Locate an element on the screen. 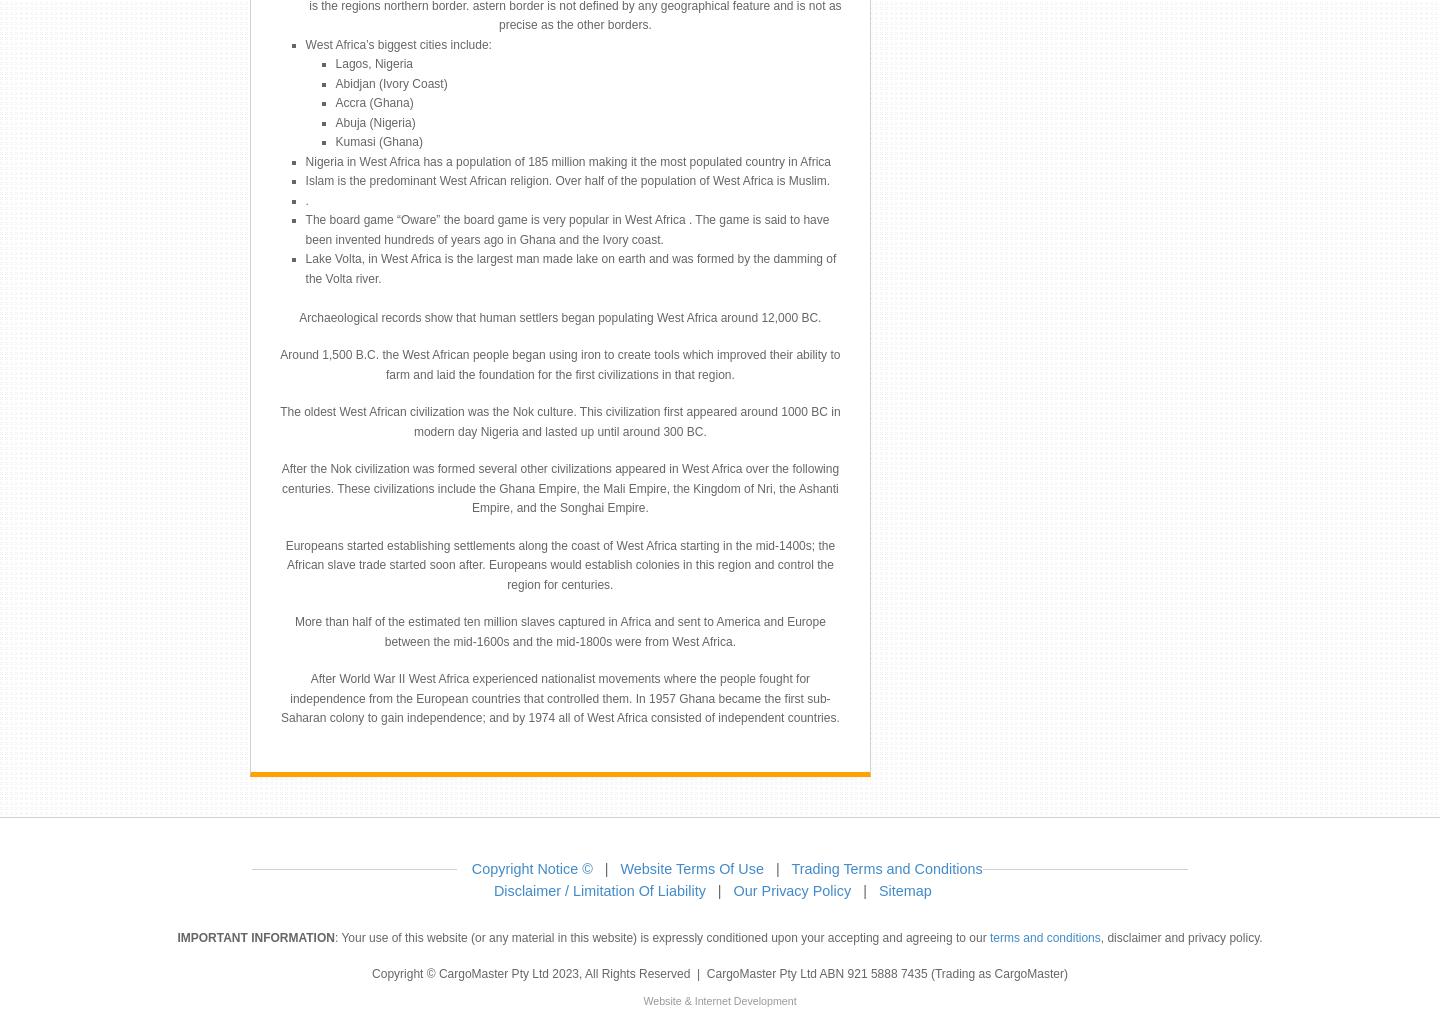 The image size is (1440, 1031). ', disclaimer and privacy policy.' is located at coordinates (1180, 937).